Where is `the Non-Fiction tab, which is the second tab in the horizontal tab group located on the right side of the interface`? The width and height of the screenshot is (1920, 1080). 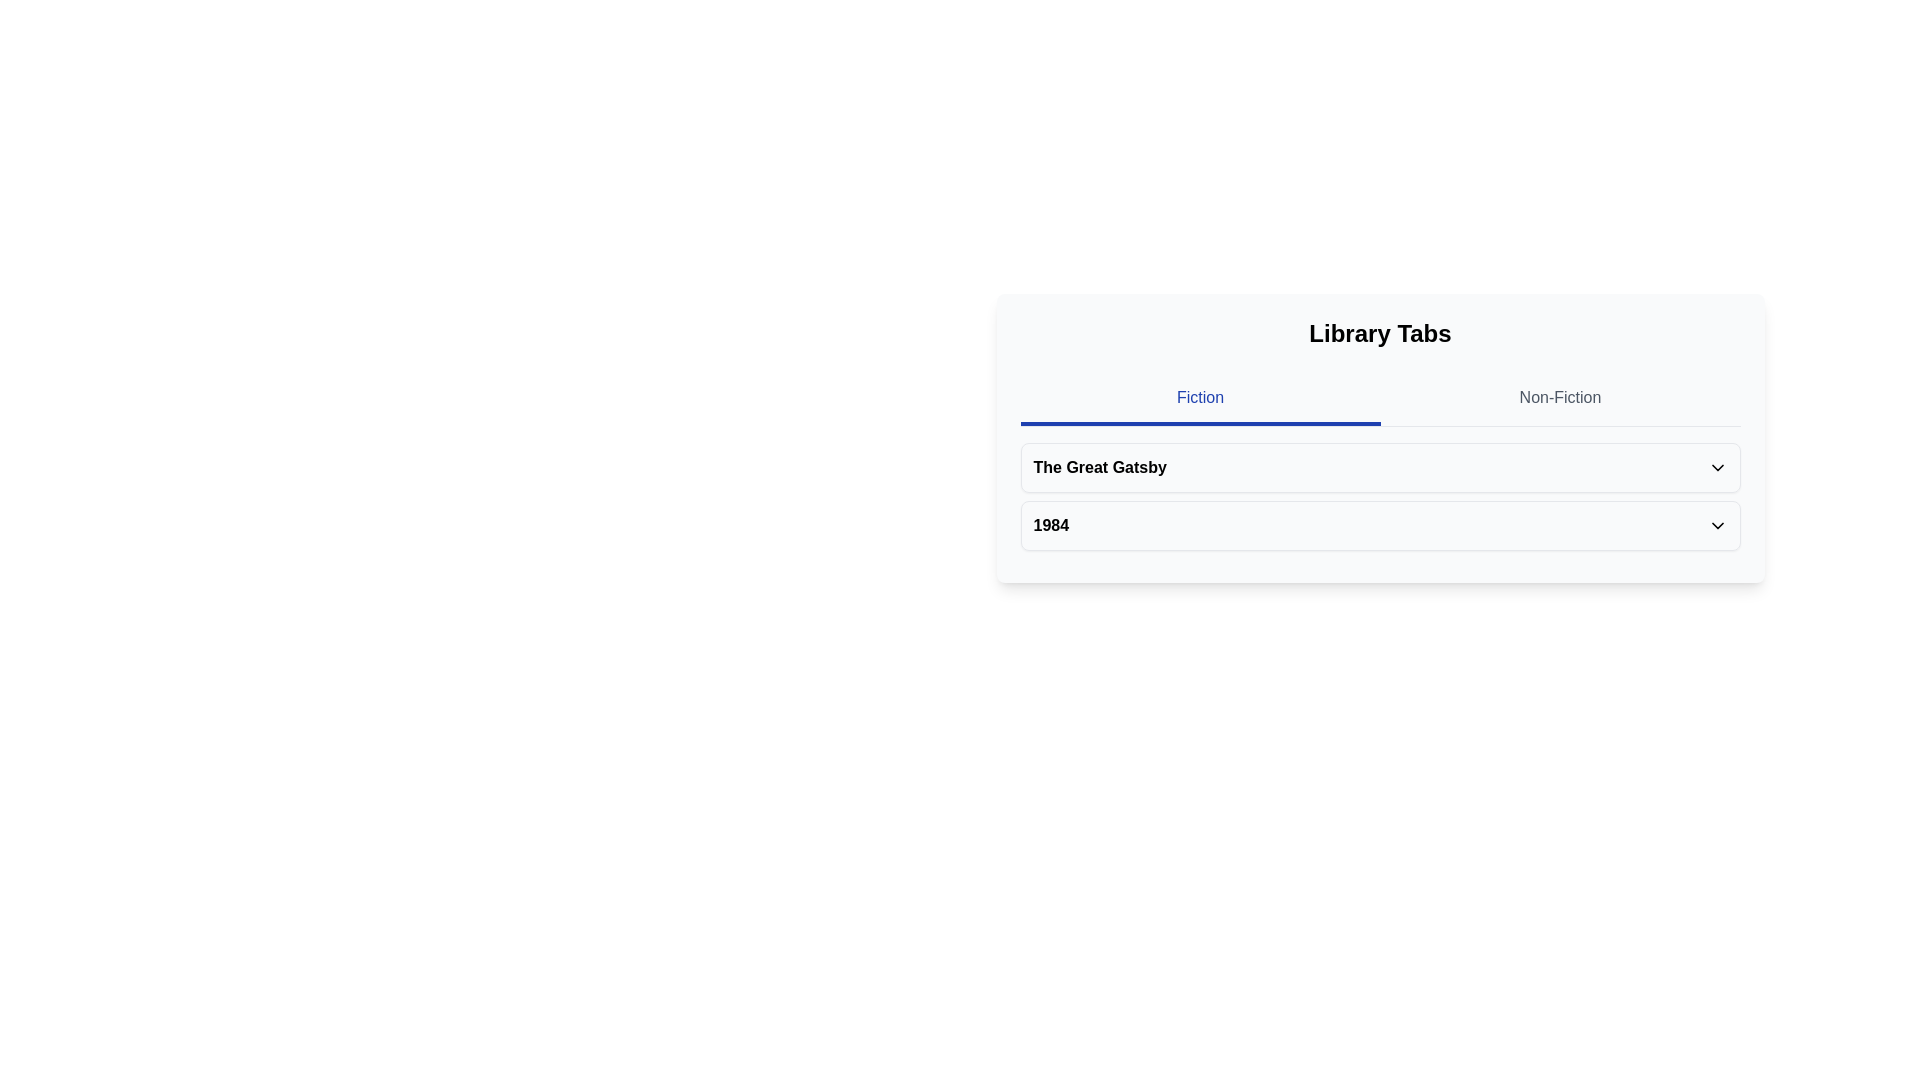 the Non-Fiction tab, which is the second tab in the horizontal tab group located on the right side of the interface is located at coordinates (1559, 400).